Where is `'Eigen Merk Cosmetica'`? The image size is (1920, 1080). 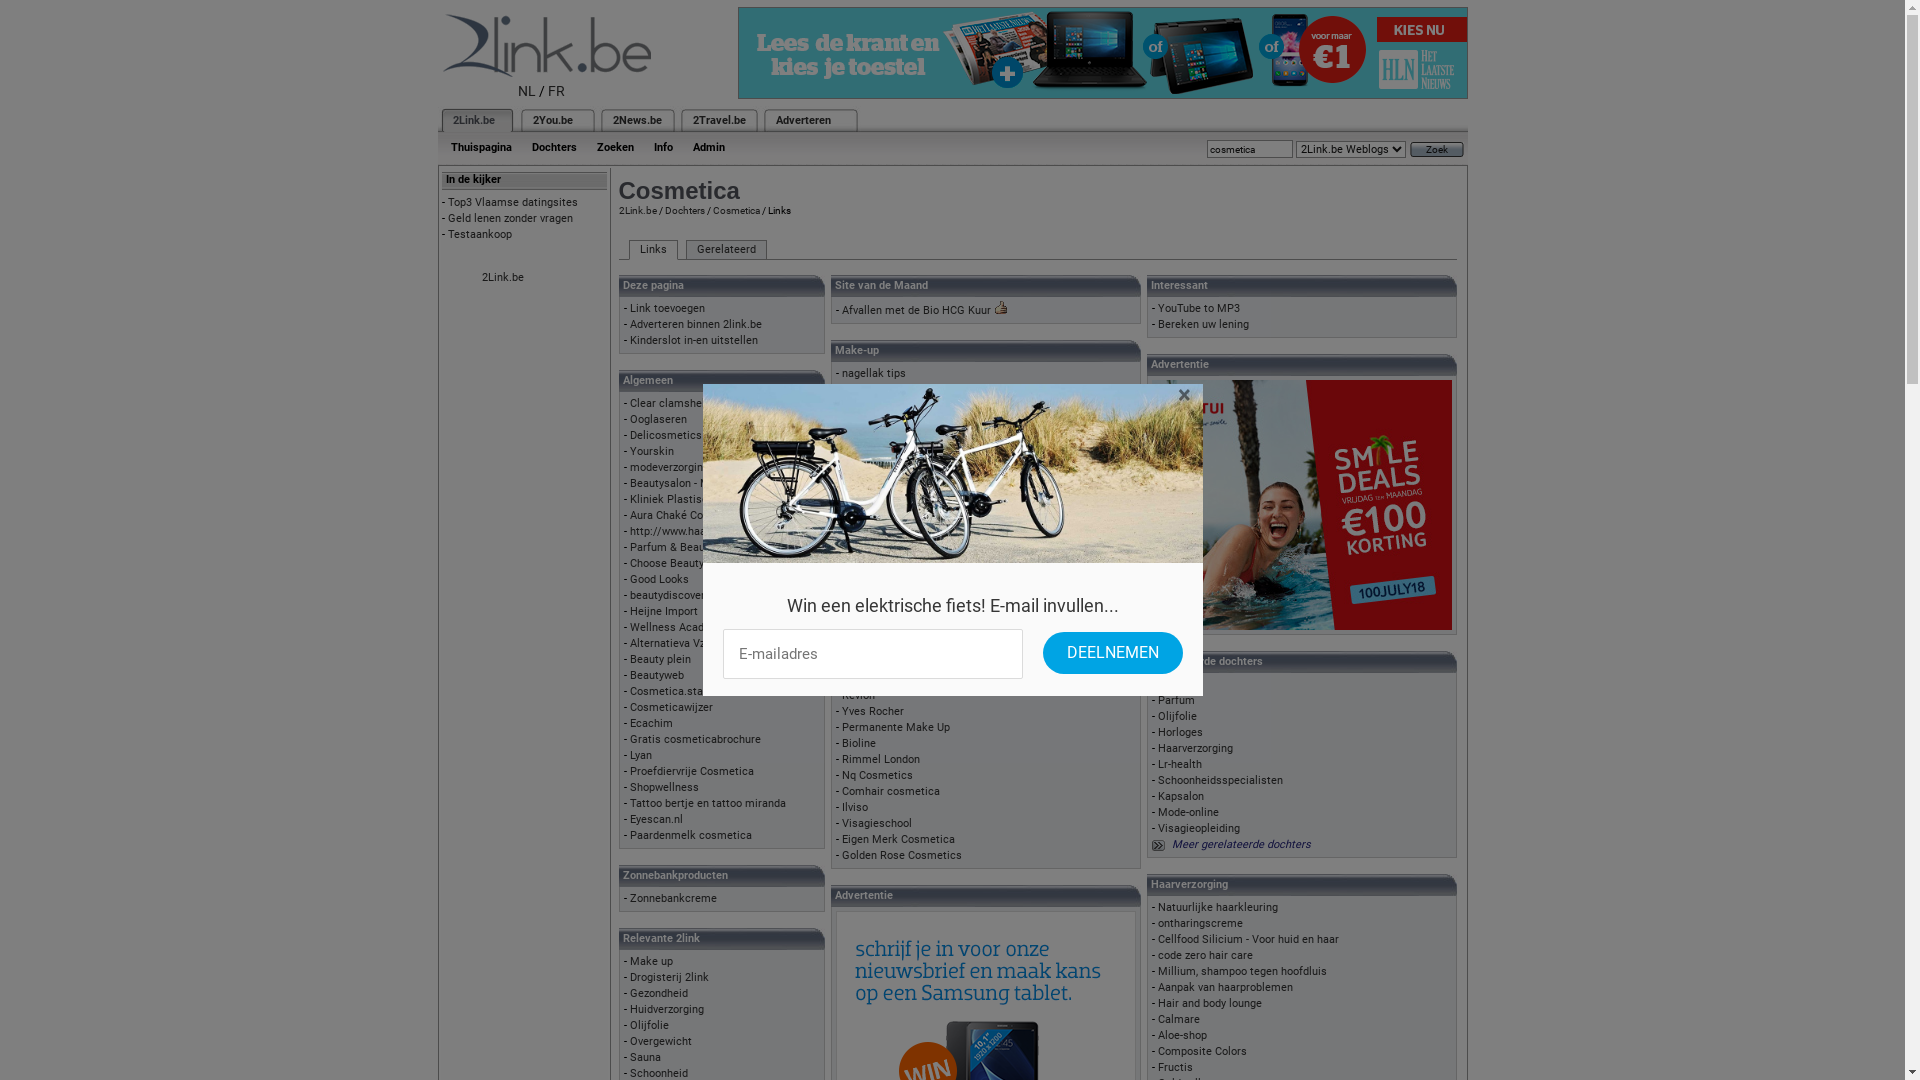
'Eigen Merk Cosmetica' is located at coordinates (897, 839).